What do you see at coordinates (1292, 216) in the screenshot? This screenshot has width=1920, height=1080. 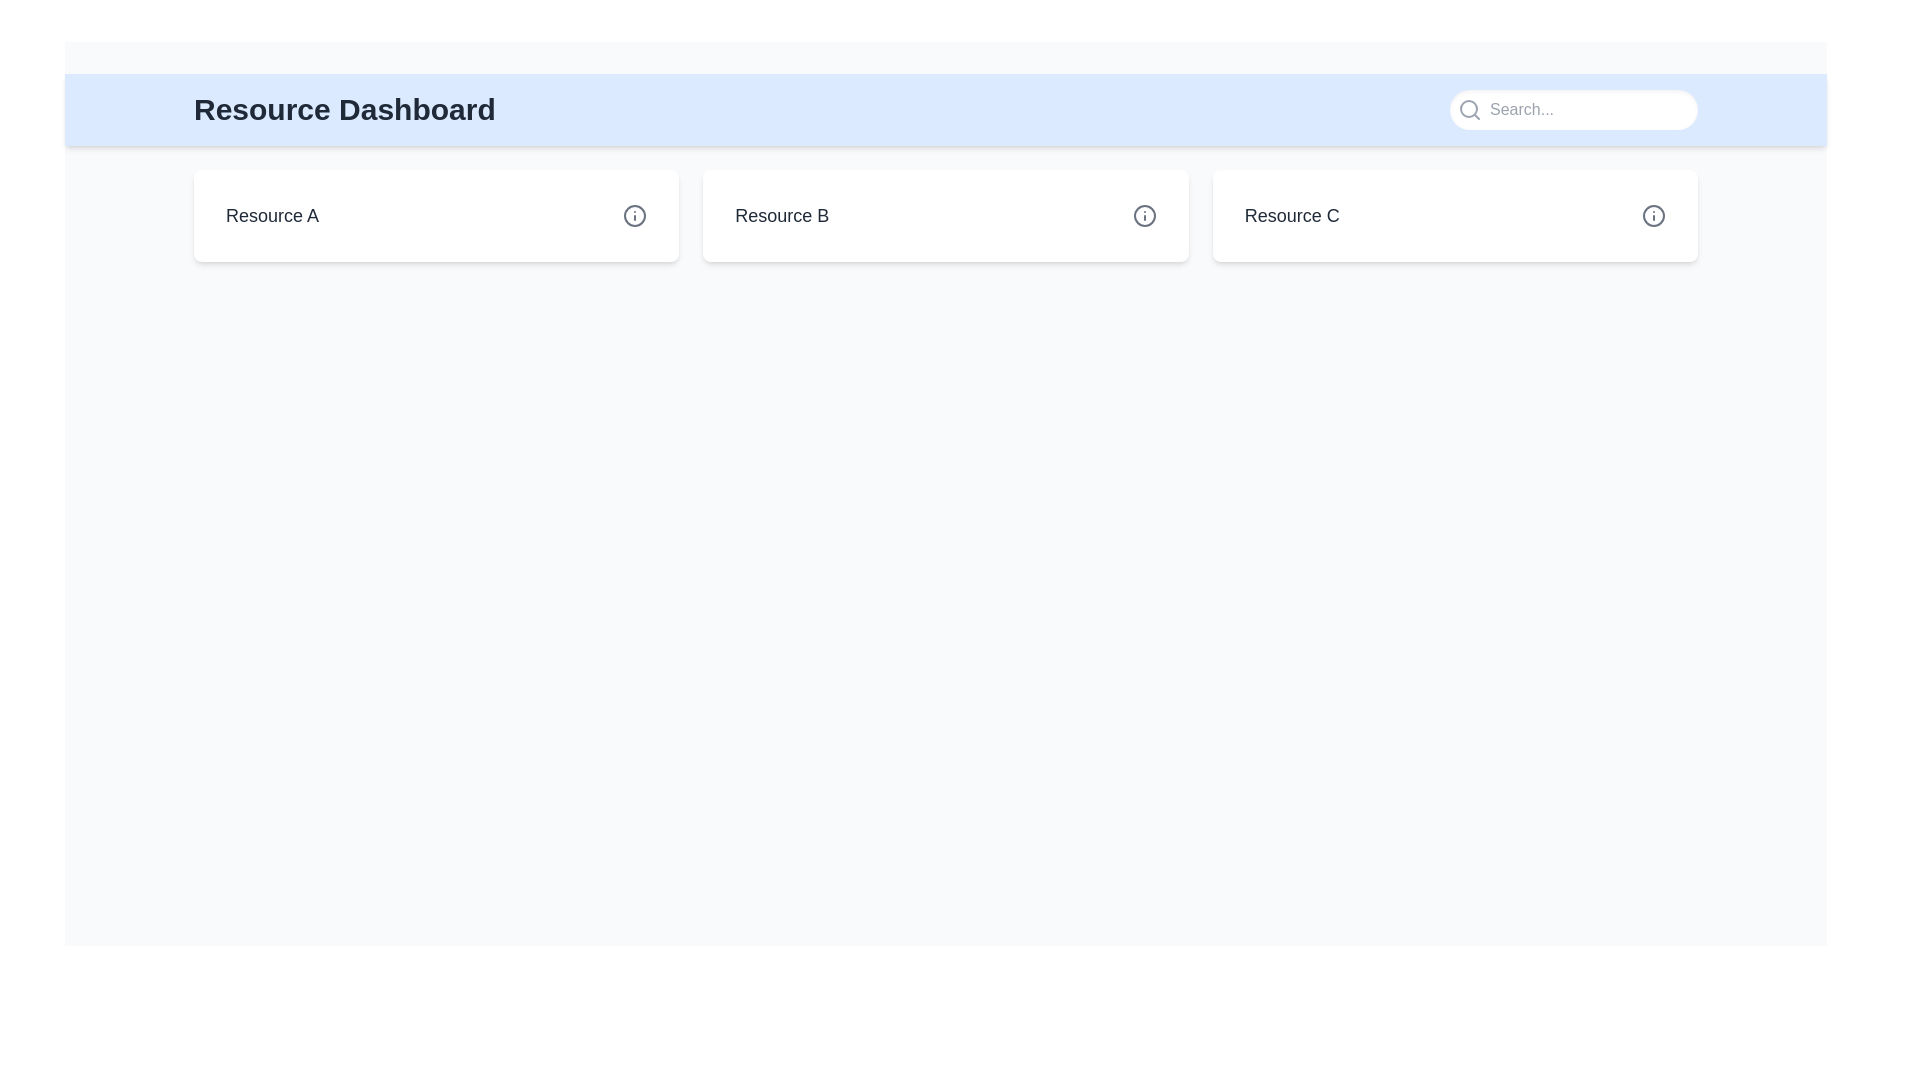 I see `text content of the Text Label displaying 'Resource C', located near the top-right corner of the interface within its card element` at bounding box center [1292, 216].